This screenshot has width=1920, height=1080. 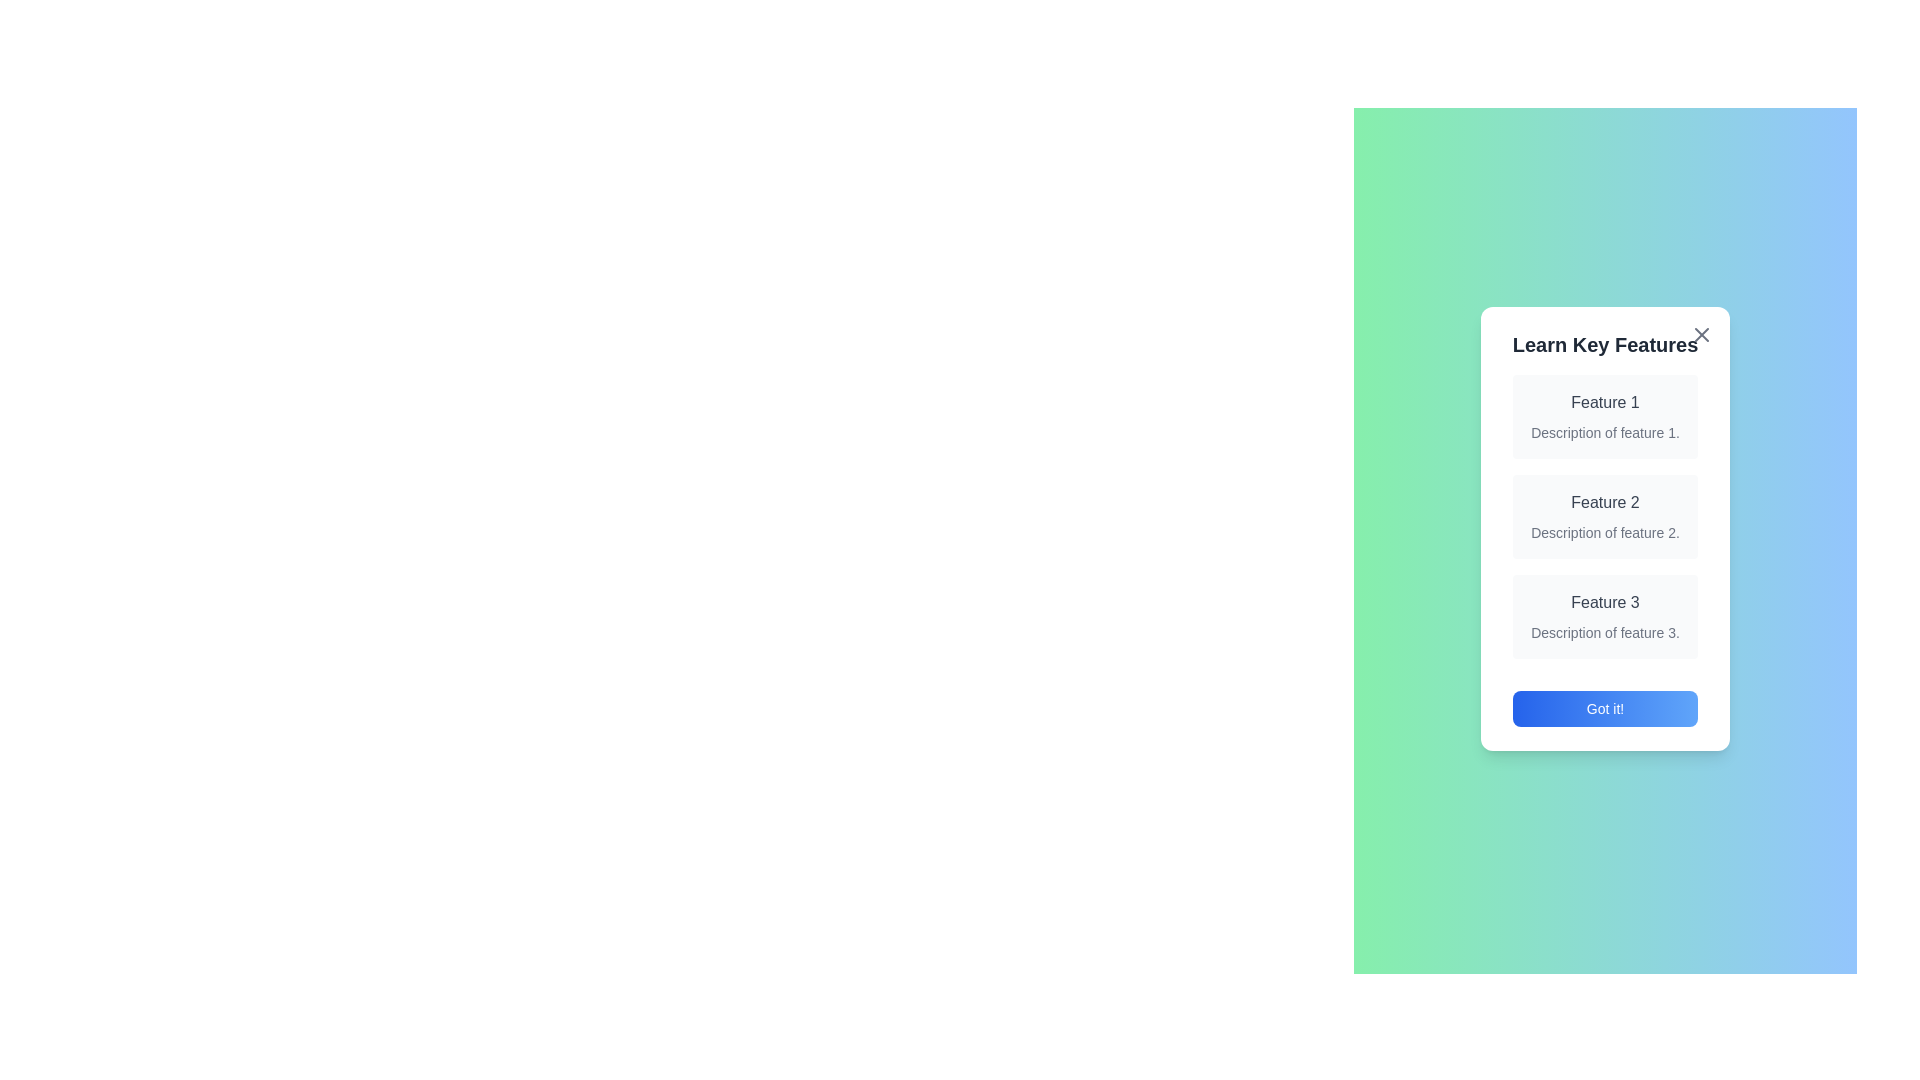 What do you see at coordinates (1605, 708) in the screenshot?
I see `the 'Got it!' button to acknowledge the tutorial completion` at bounding box center [1605, 708].